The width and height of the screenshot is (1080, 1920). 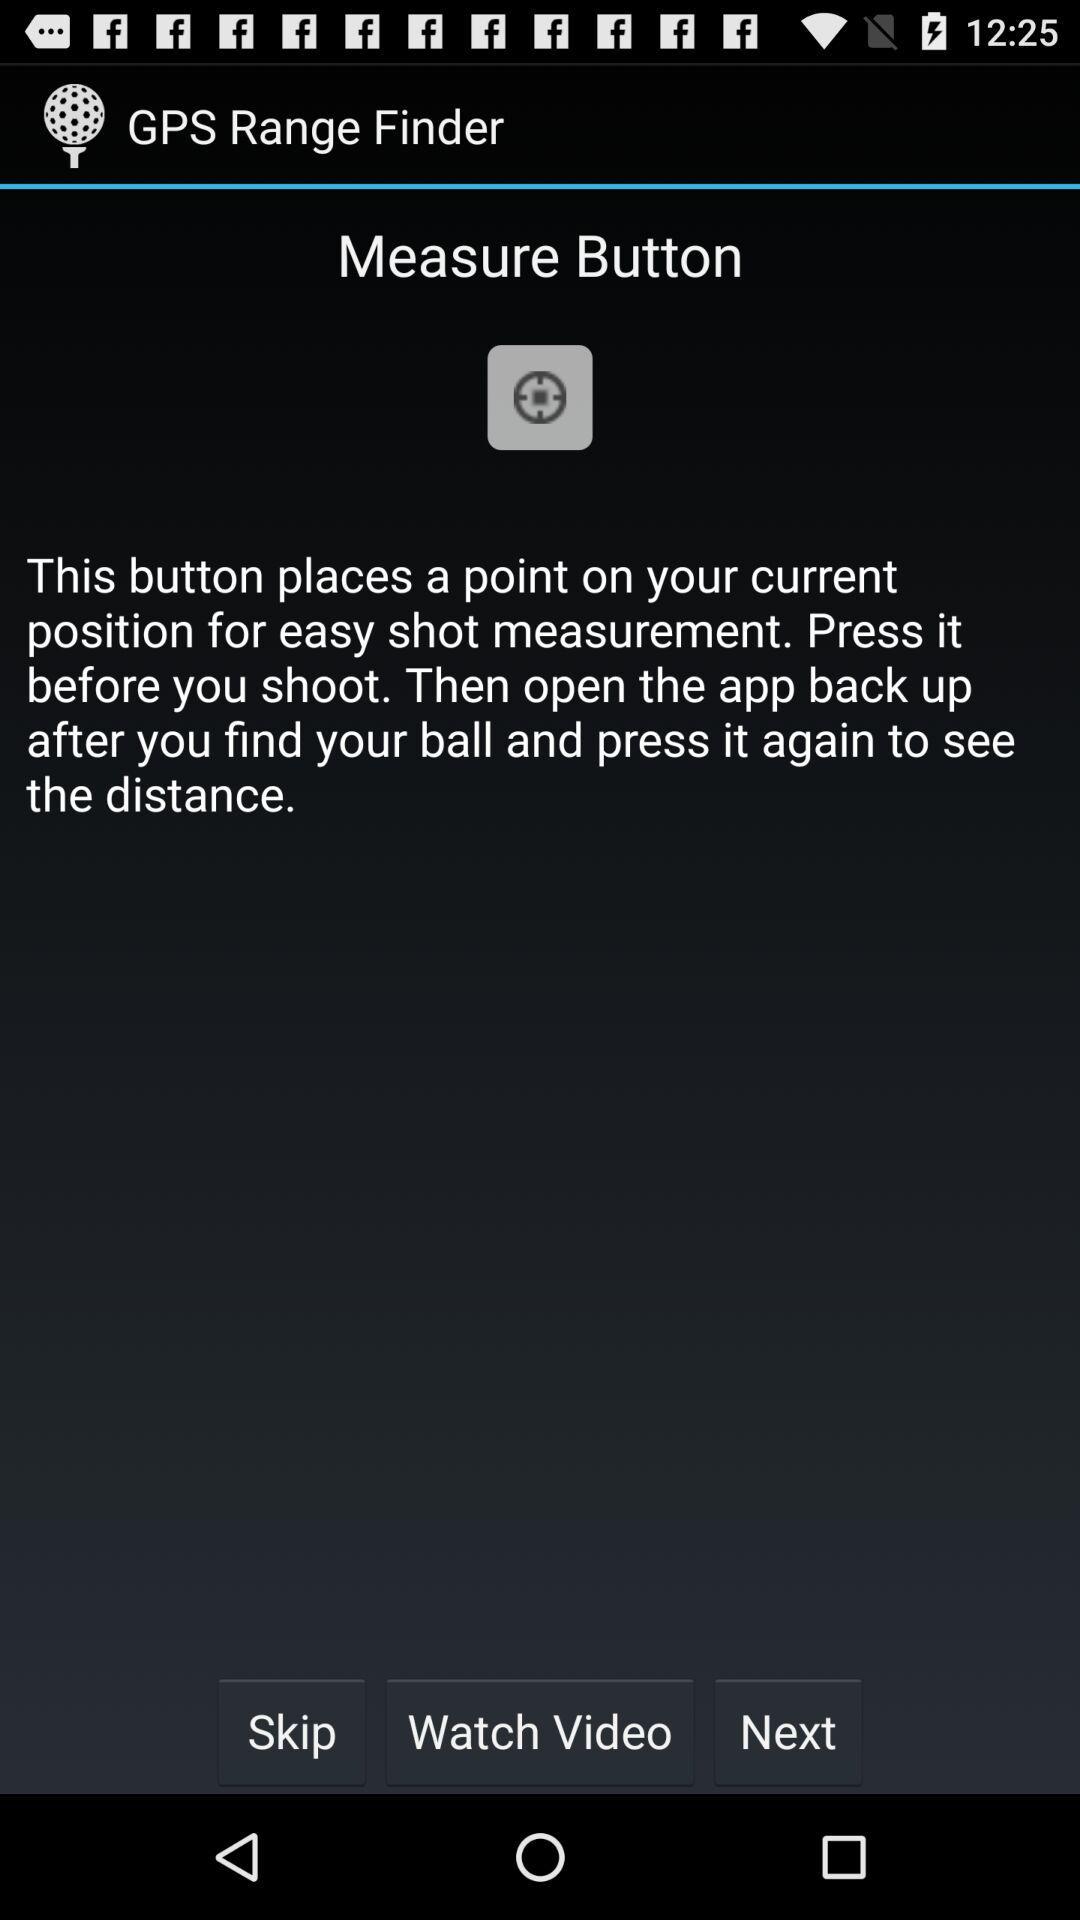 What do you see at coordinates (540, 1730) in the screenshot?
I see `the watch video button` at bounding box center [540, 1730].